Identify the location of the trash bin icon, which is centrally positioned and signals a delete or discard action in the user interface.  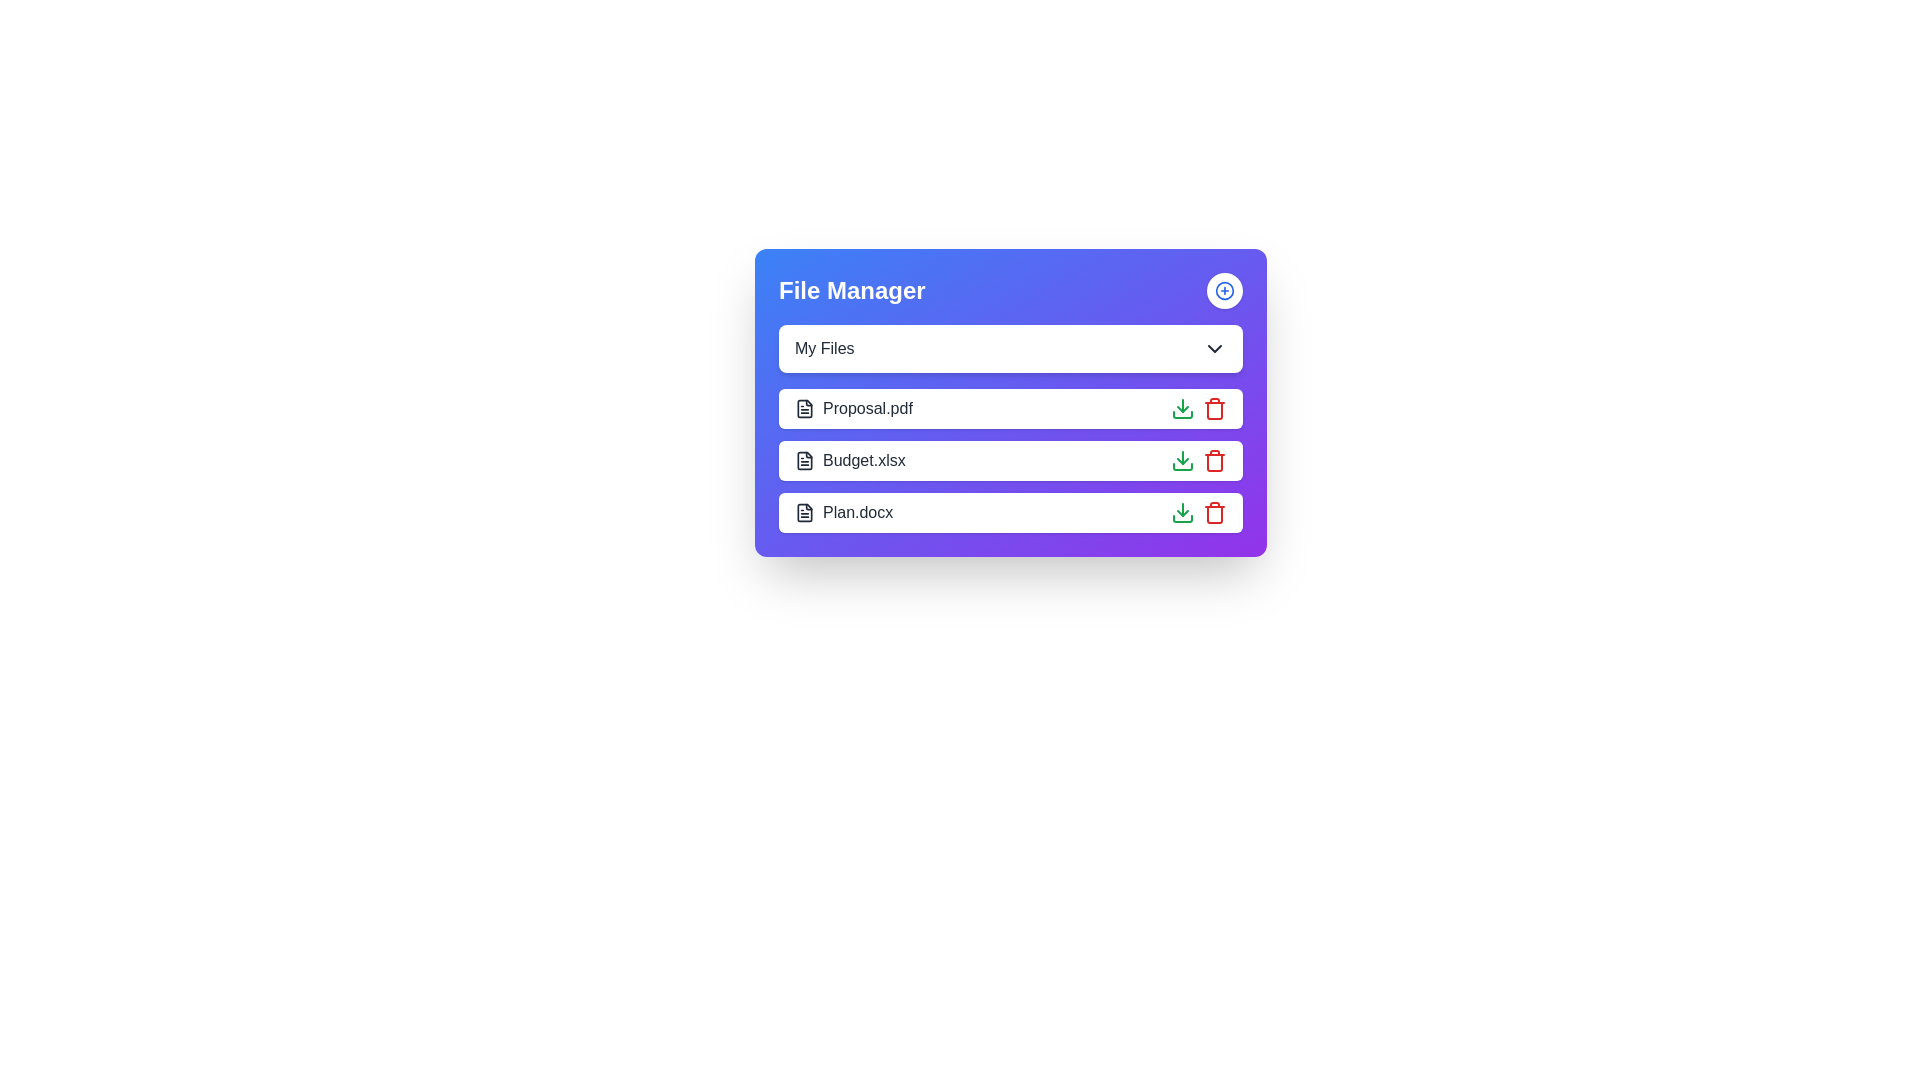
(1213, 462).